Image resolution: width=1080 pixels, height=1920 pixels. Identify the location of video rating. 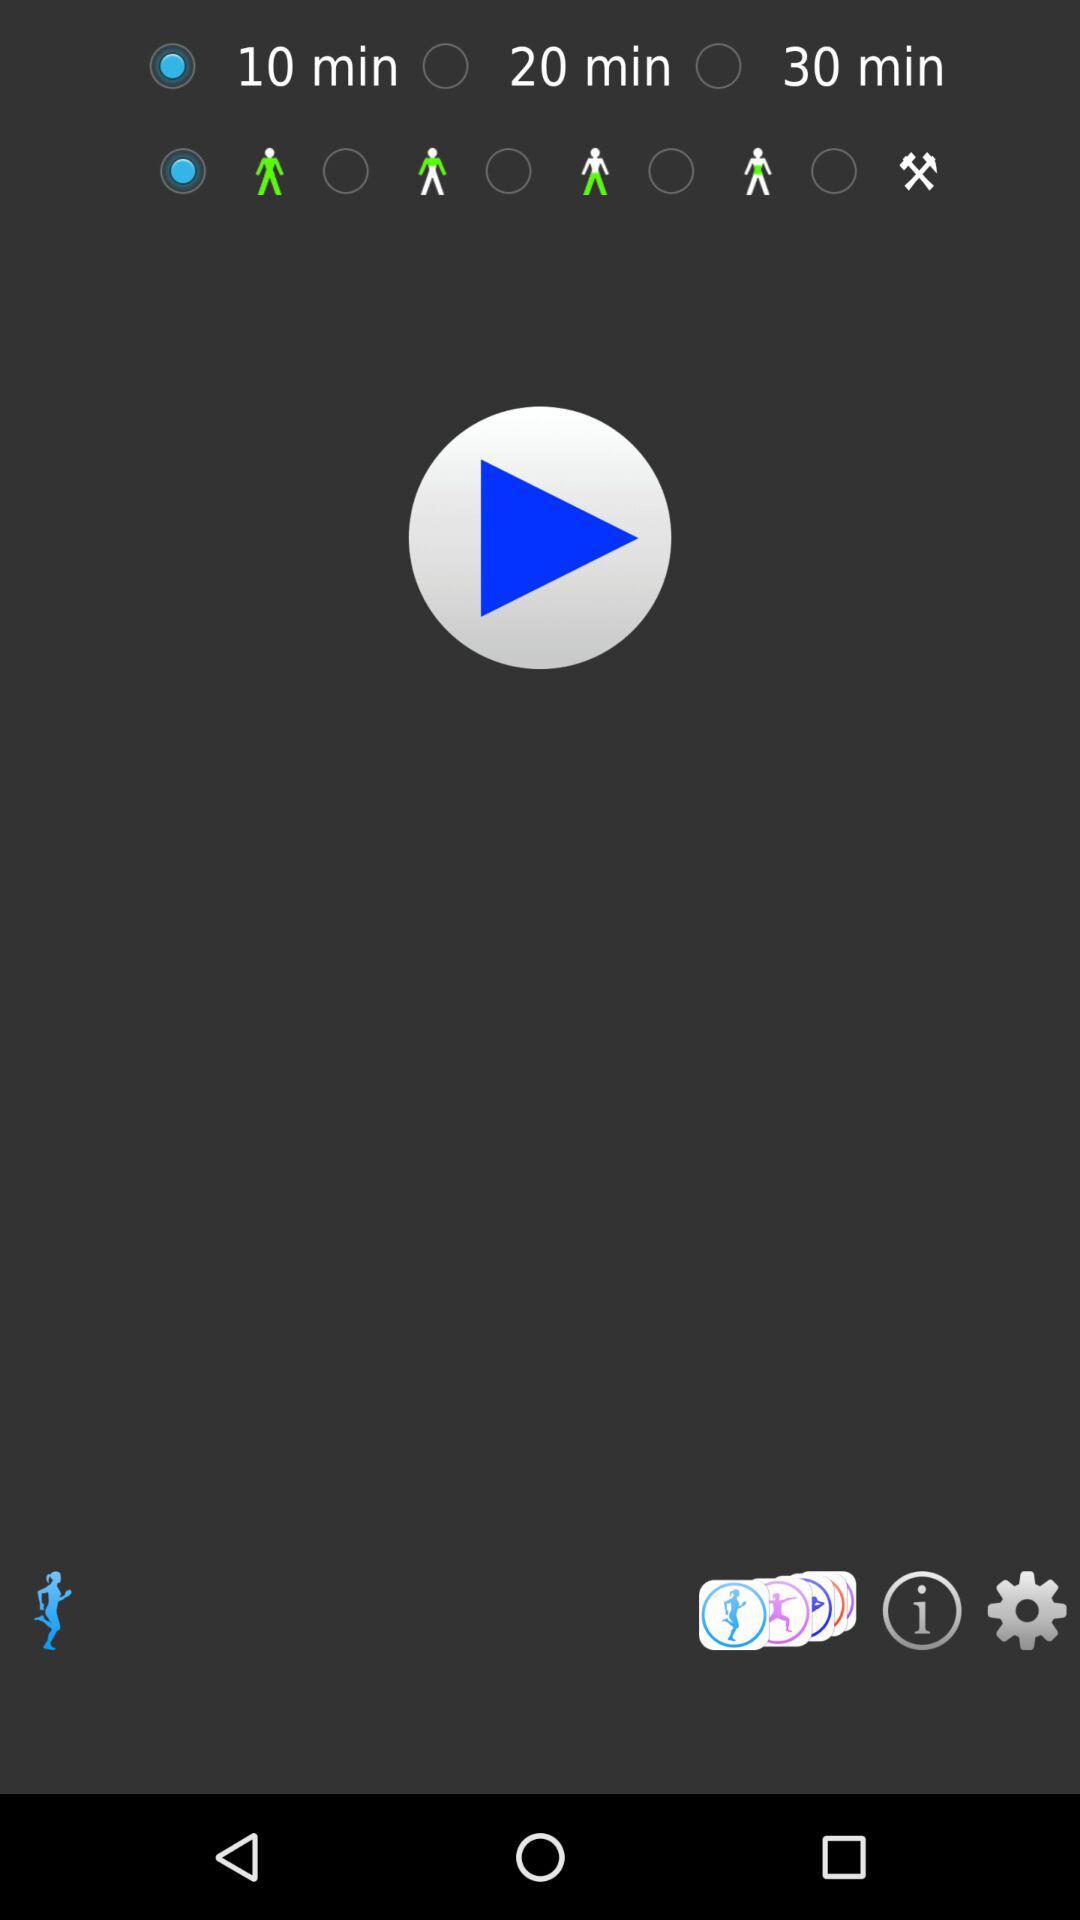
(776, 1610).